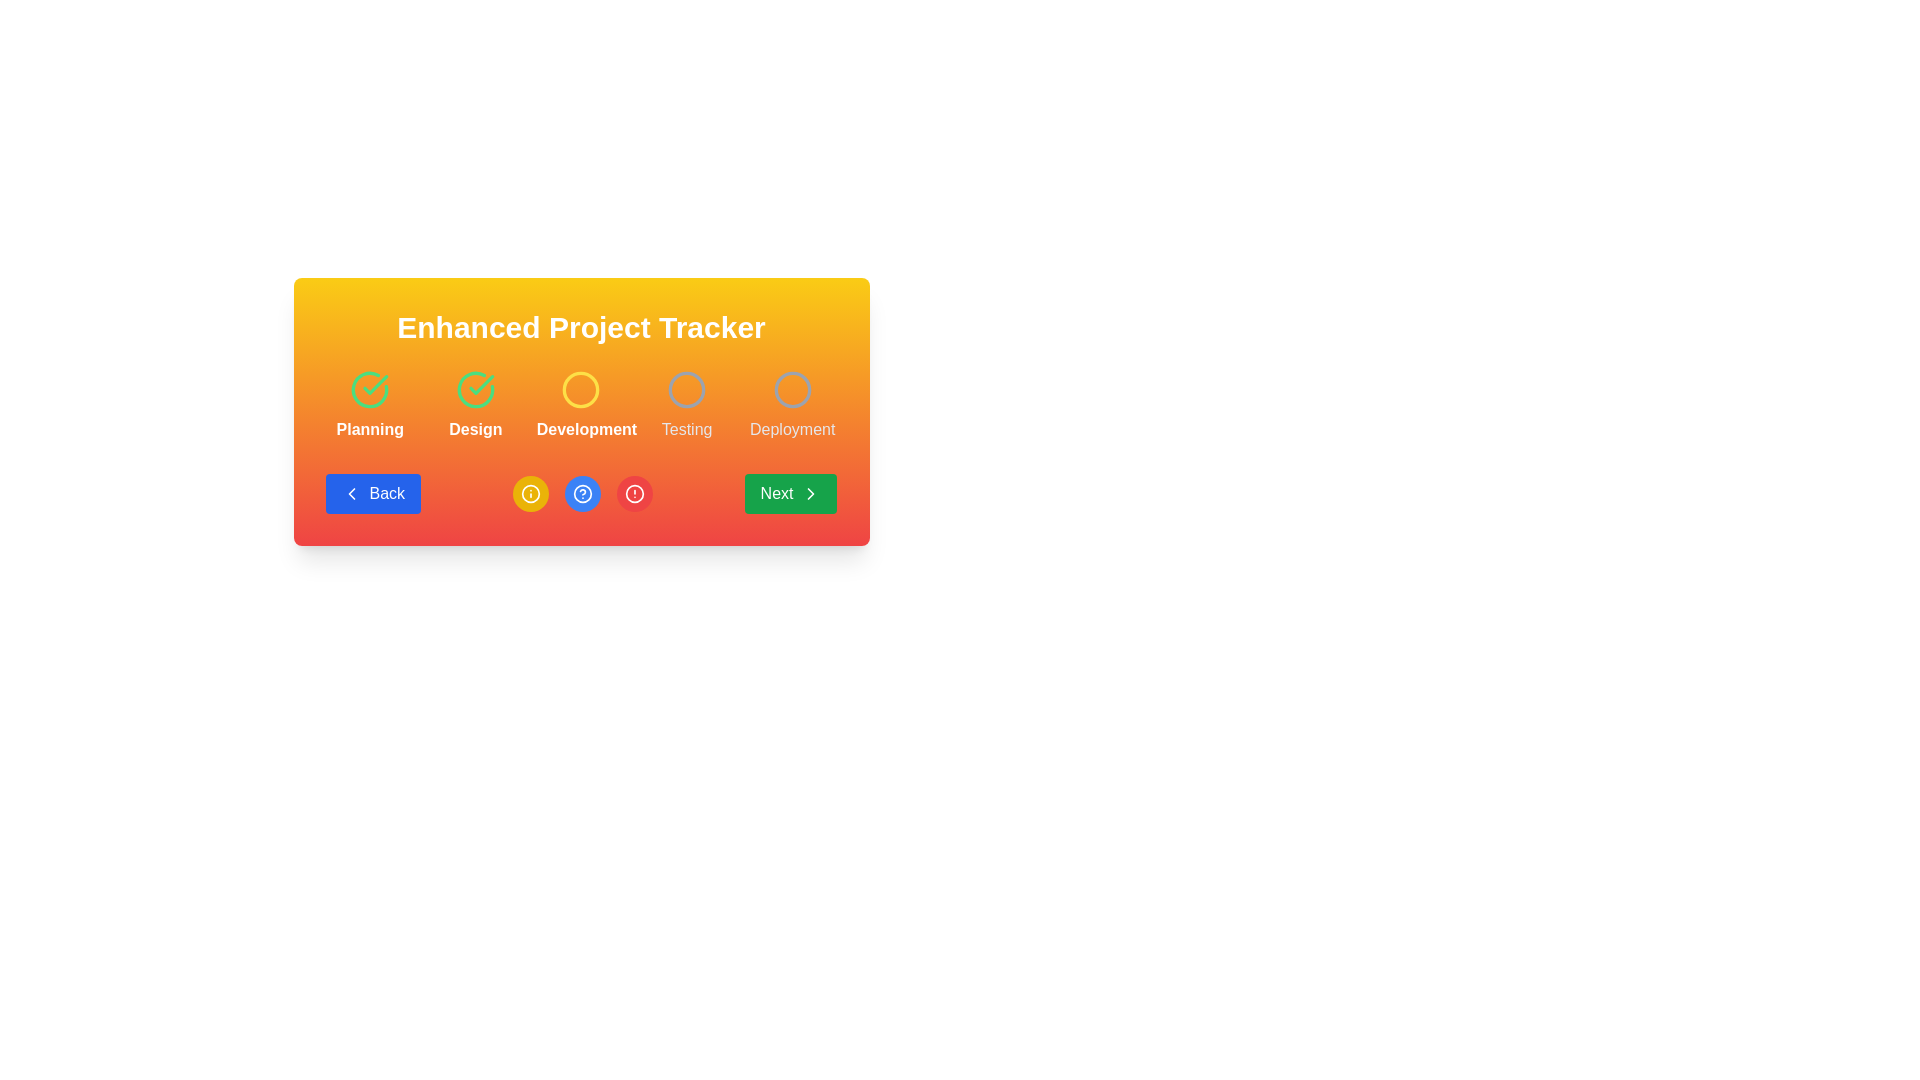 This screenshot has height=1080, width=1920. I want to click on the static text label indicating the 'Planning' phase of the sequential process, which is located below the green check-mark icon and to the left of the steps labeled 'Design', 'Development', 'Testing', and 'Deployment', so click(370, 428).